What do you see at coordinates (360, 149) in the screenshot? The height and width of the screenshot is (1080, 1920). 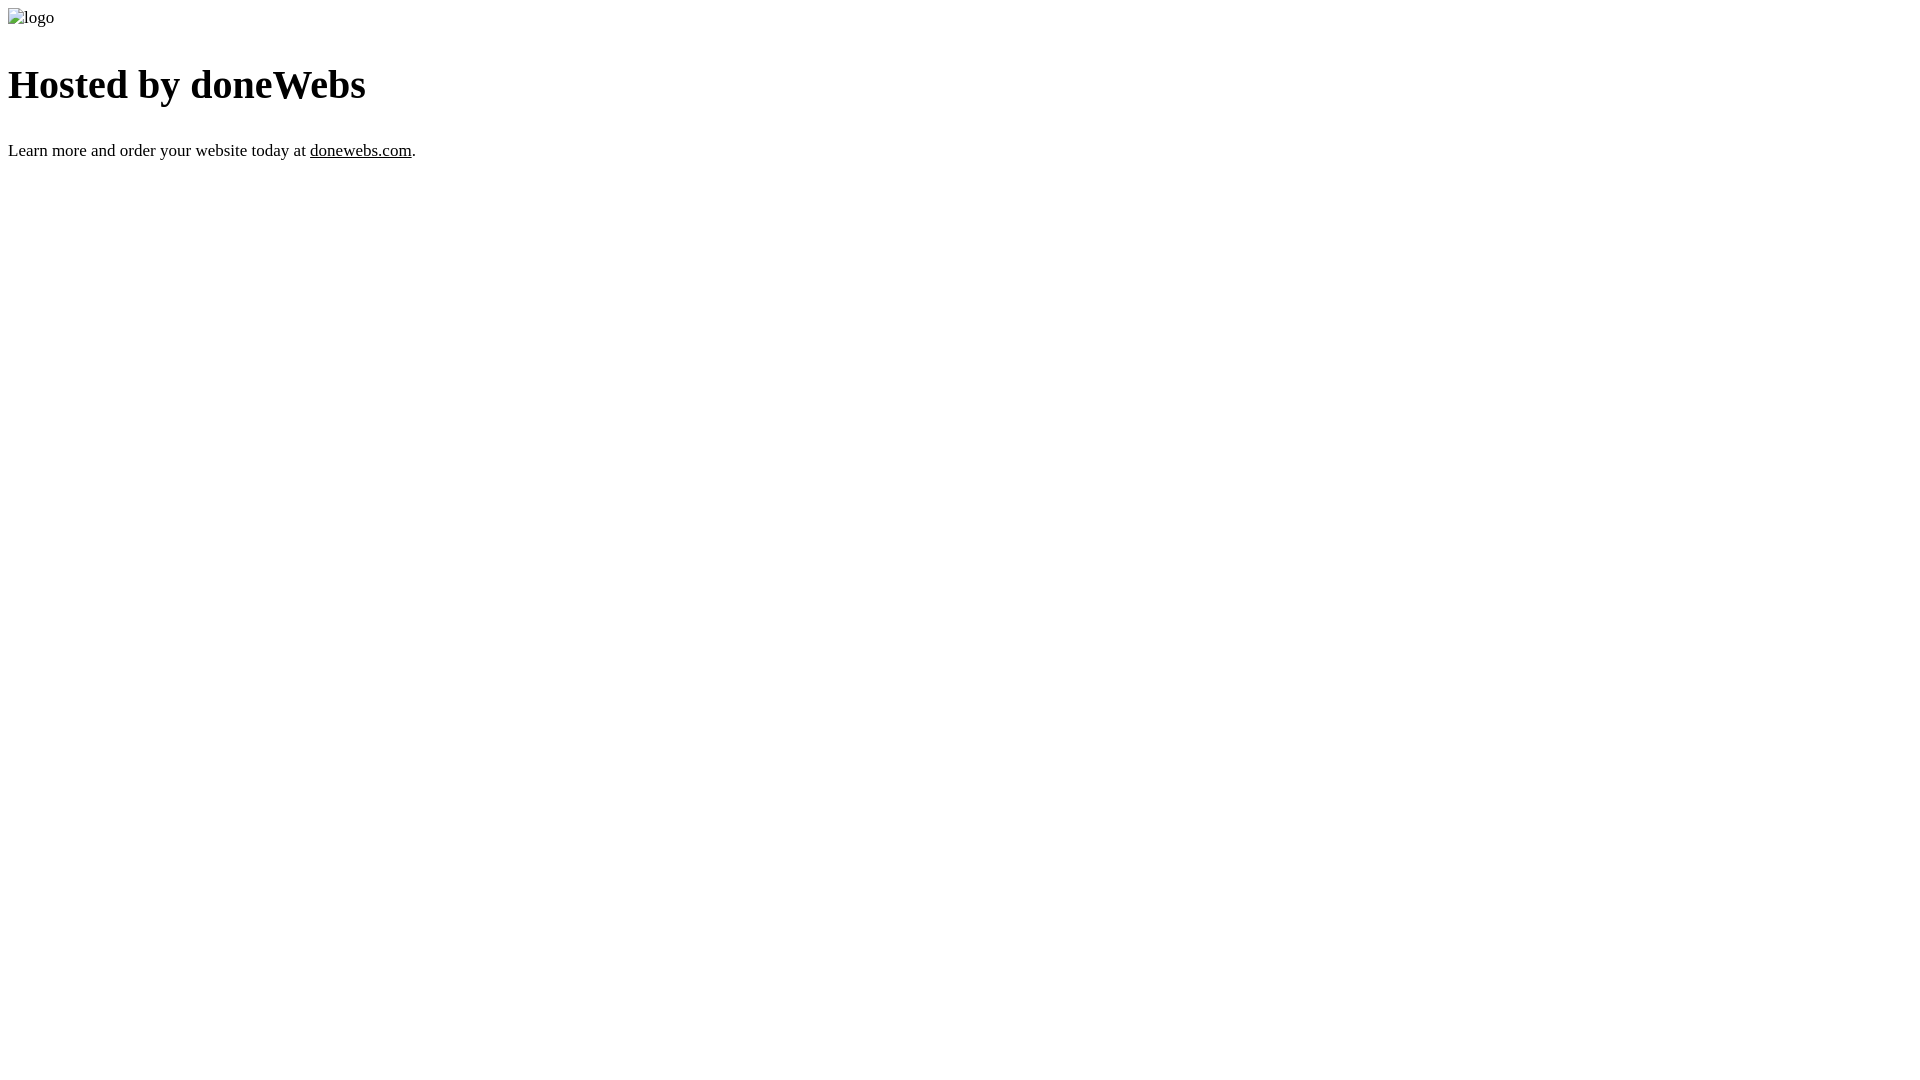 I see `'donewebs.com'` at bounding box center [360, 149].